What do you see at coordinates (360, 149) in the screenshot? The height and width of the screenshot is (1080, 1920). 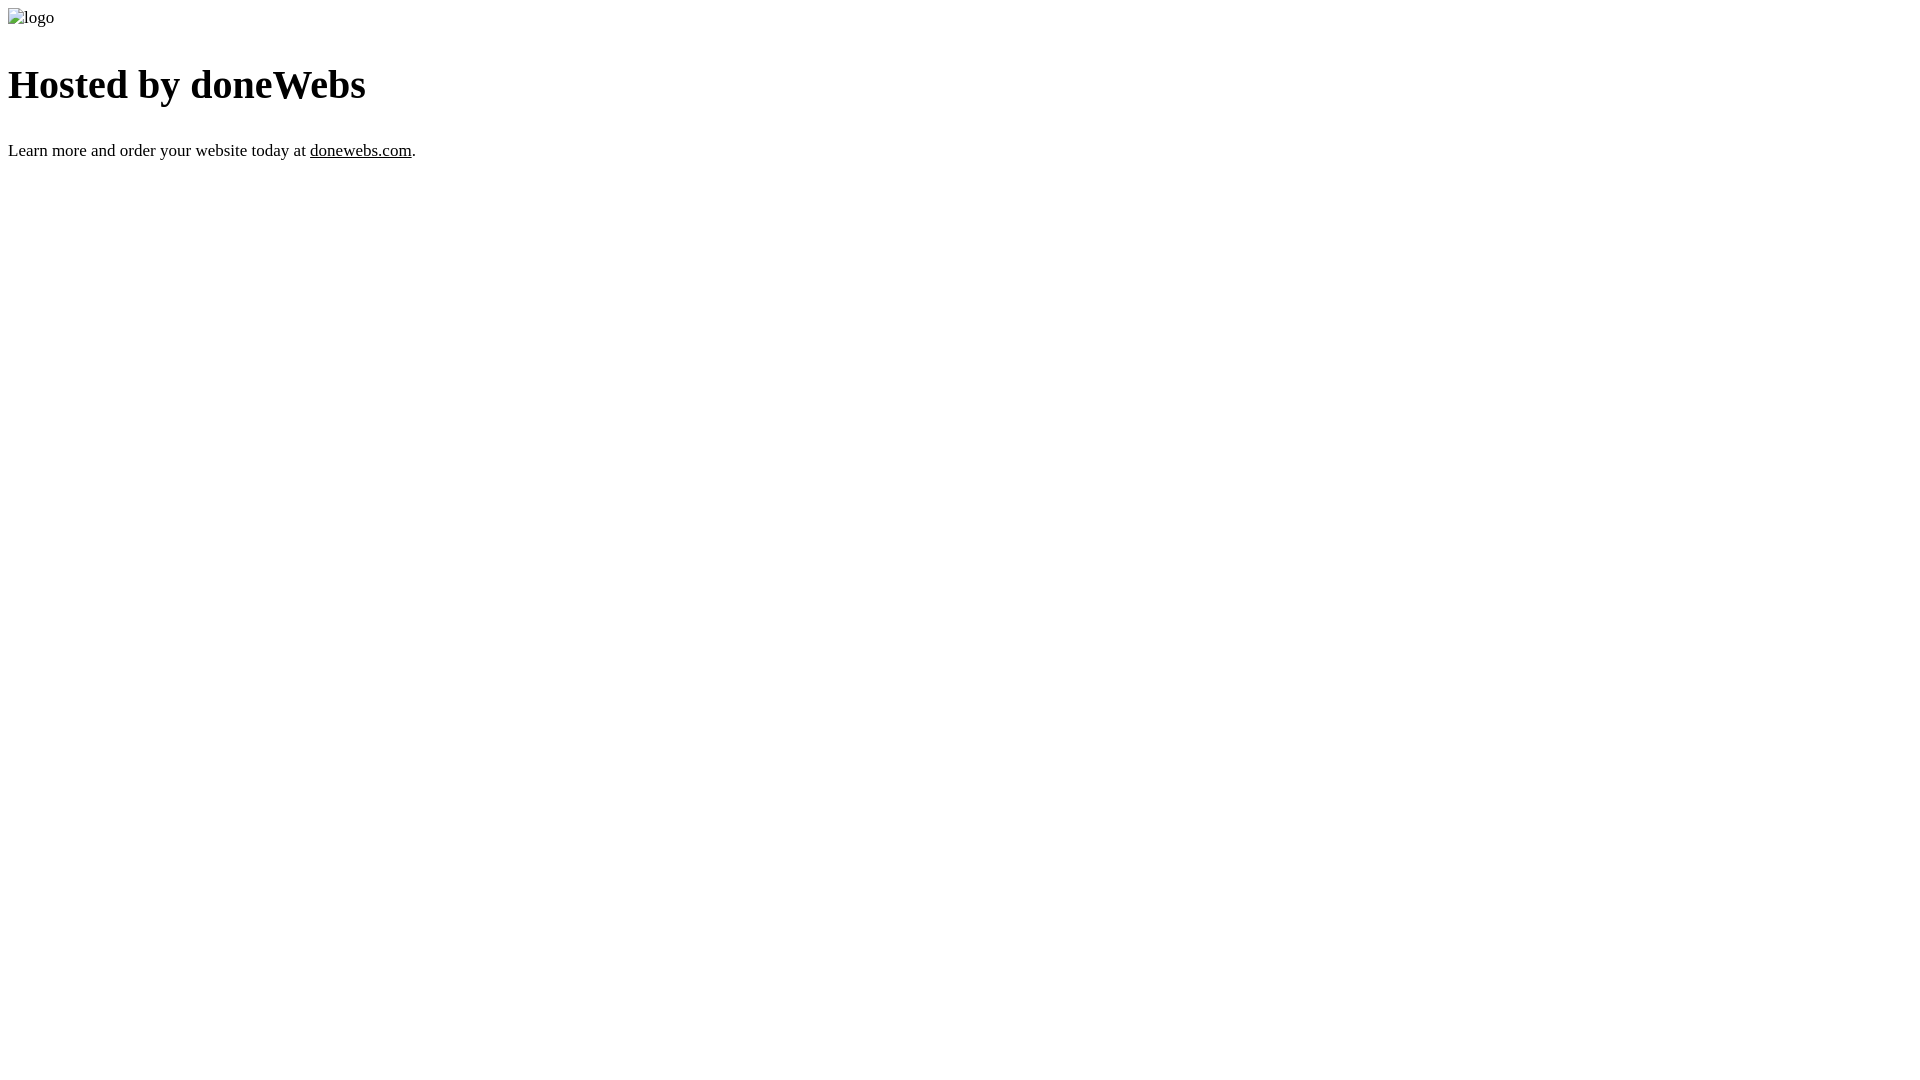 I see `'donewebs.com'` at bounding box center [360, 149].